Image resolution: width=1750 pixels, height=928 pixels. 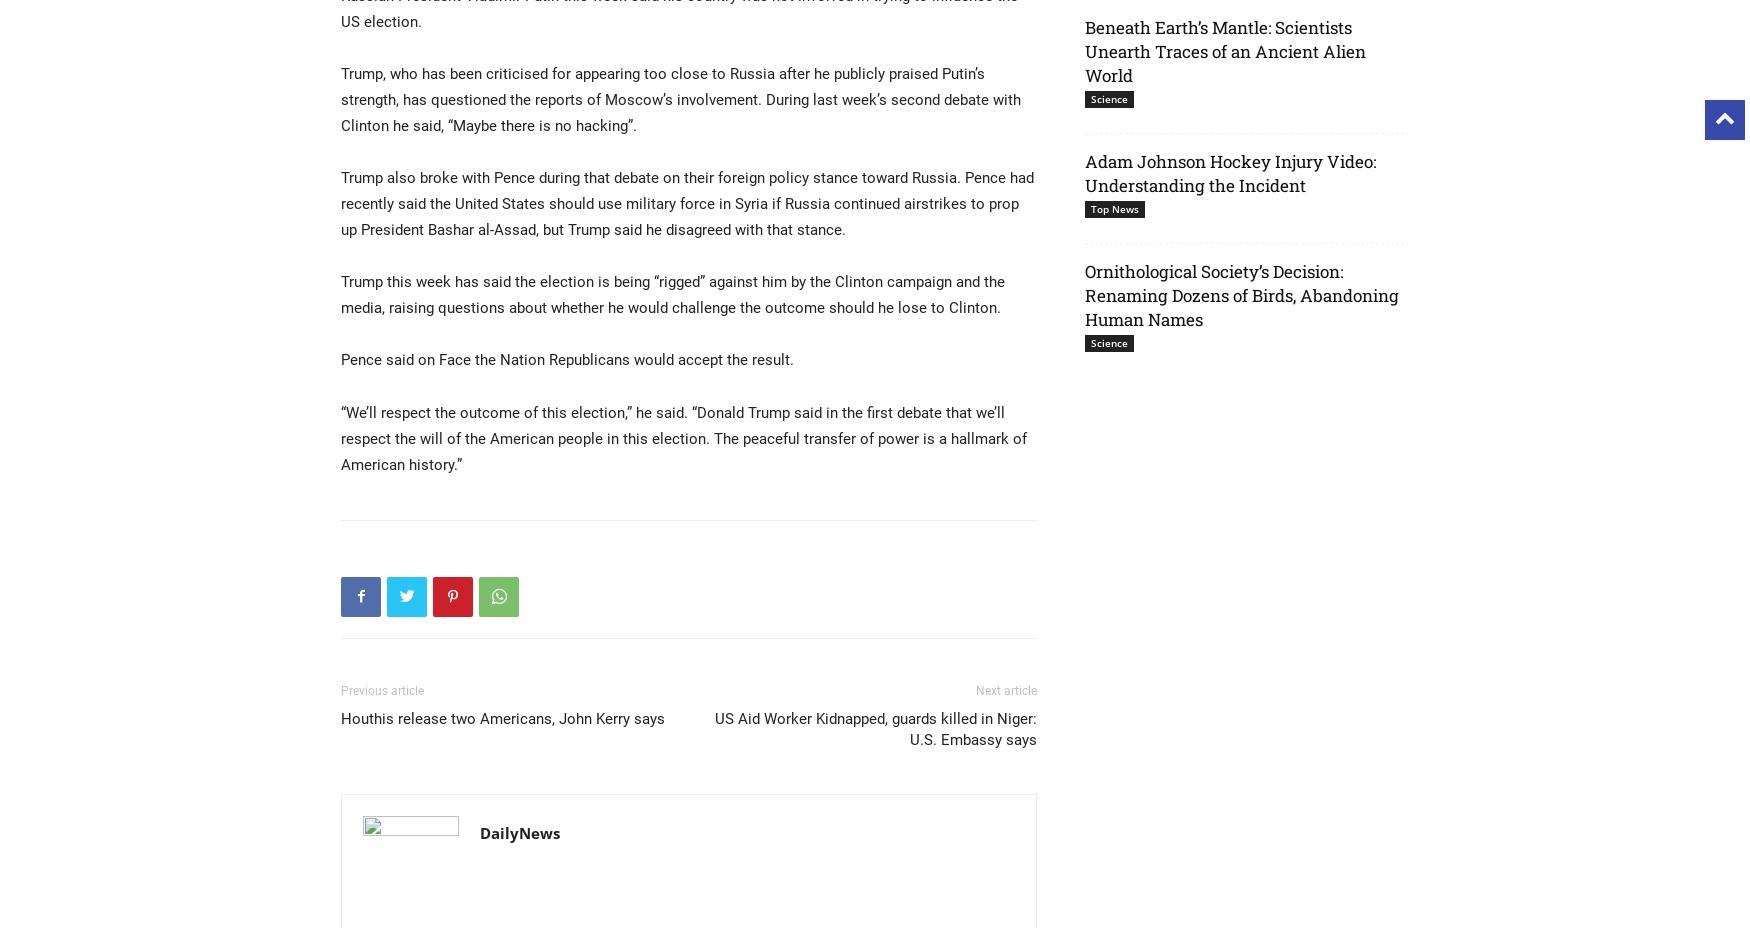 I want to click on 'Ornithological Society’s Decision: Renaming Dozens of Birds, Abandoning Human Names', so click(x=1085, y=294).